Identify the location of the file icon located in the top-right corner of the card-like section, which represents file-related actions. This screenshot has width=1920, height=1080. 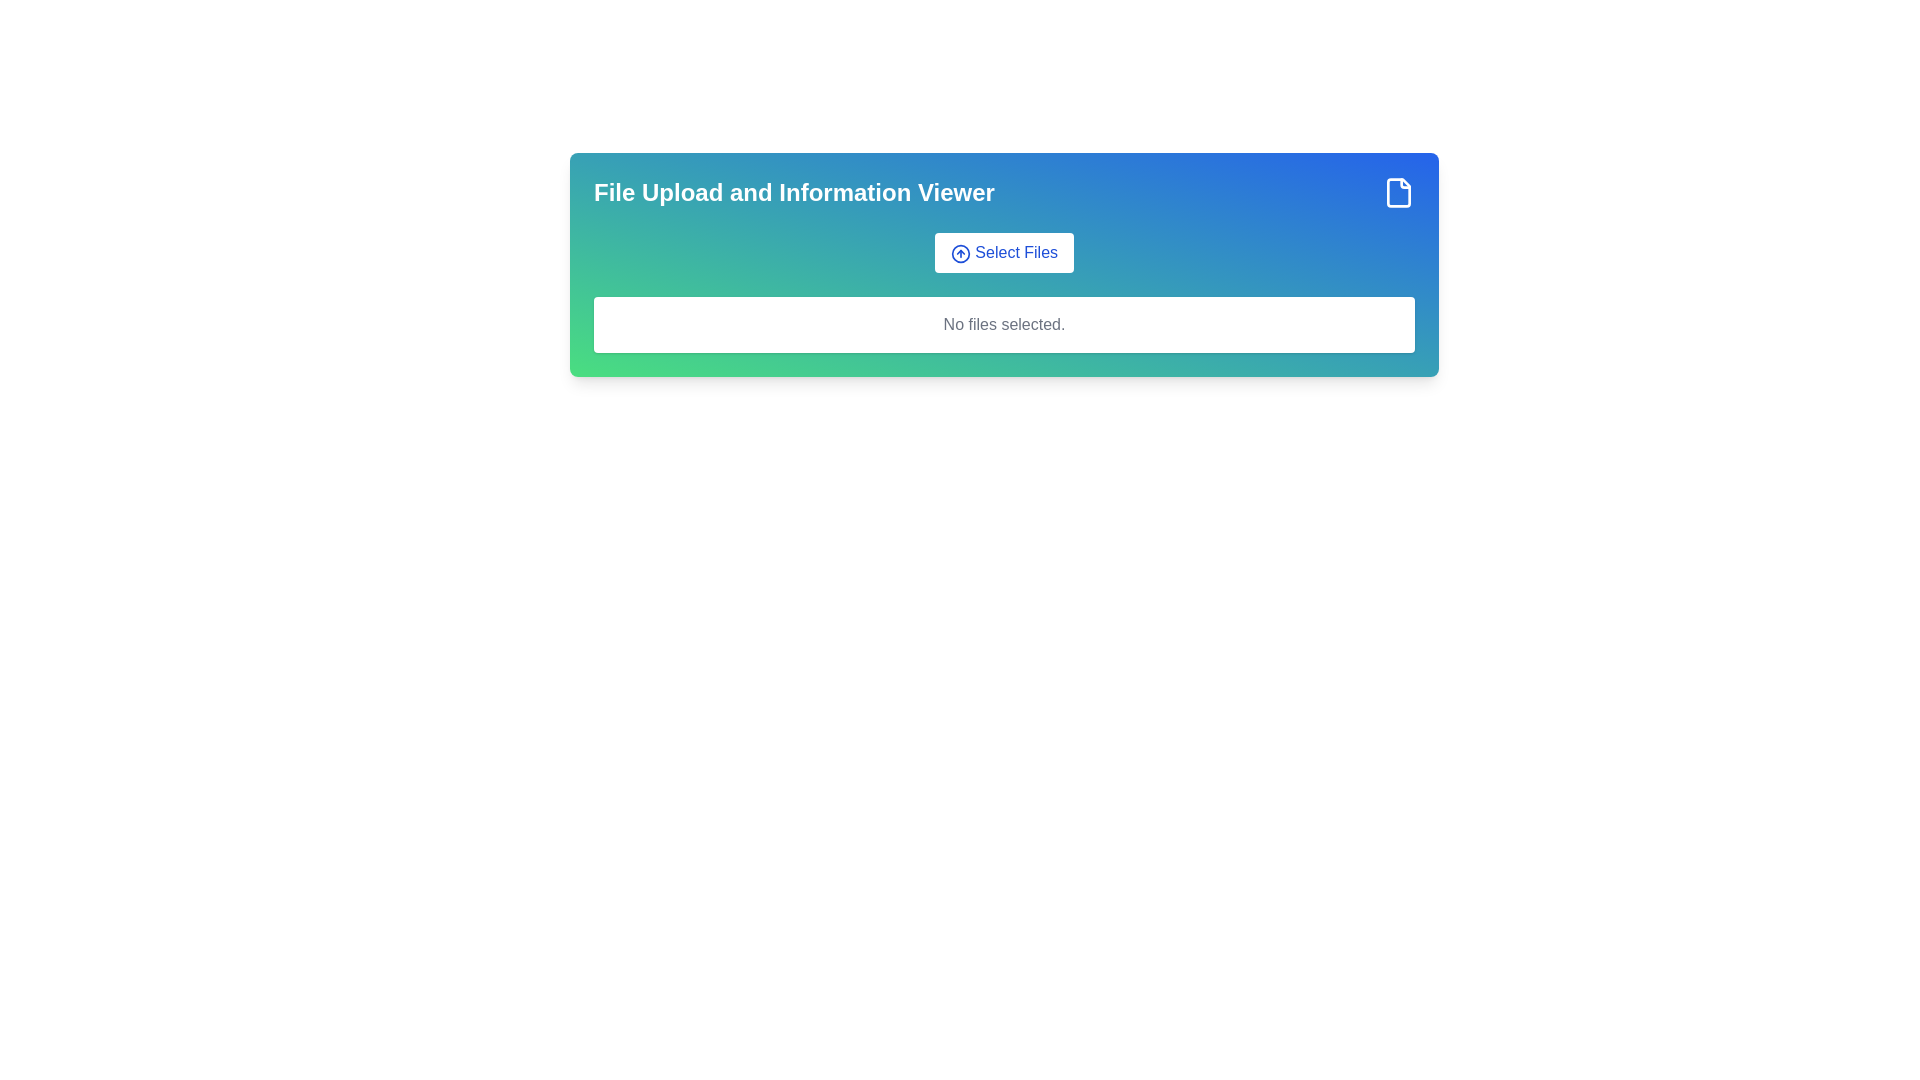
(1397, 192).